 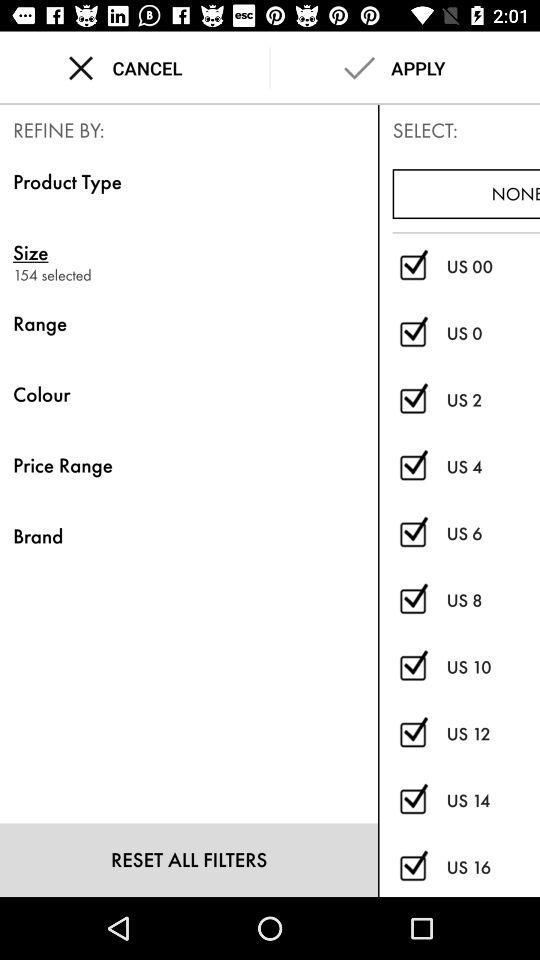 What do you see at coordinates (412, 467) in the screenshot?
I see `check out` at bounding box center [412, 467].